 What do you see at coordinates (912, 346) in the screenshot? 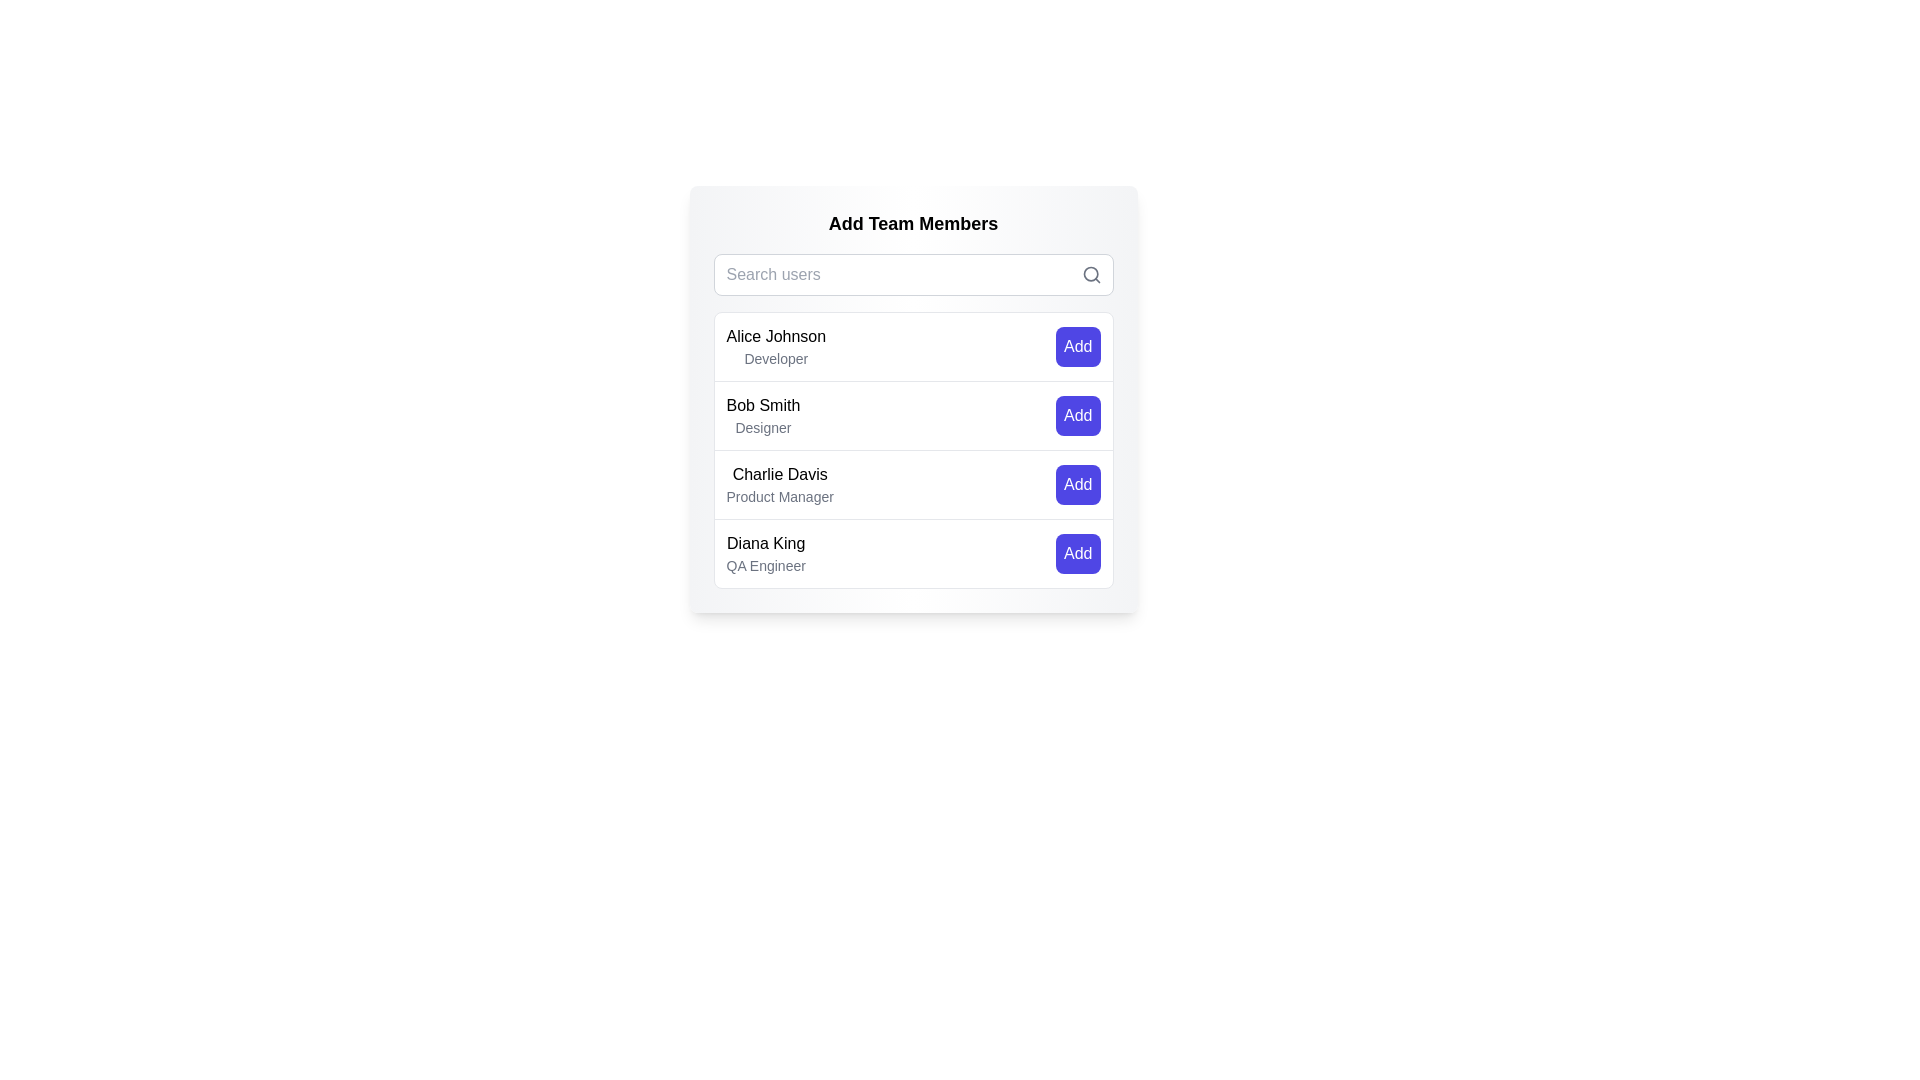
I see `information about the user 'Alice Johnson' from the first list item in the vertically stacked list located below the search bar` at bounding box center [912, 346].